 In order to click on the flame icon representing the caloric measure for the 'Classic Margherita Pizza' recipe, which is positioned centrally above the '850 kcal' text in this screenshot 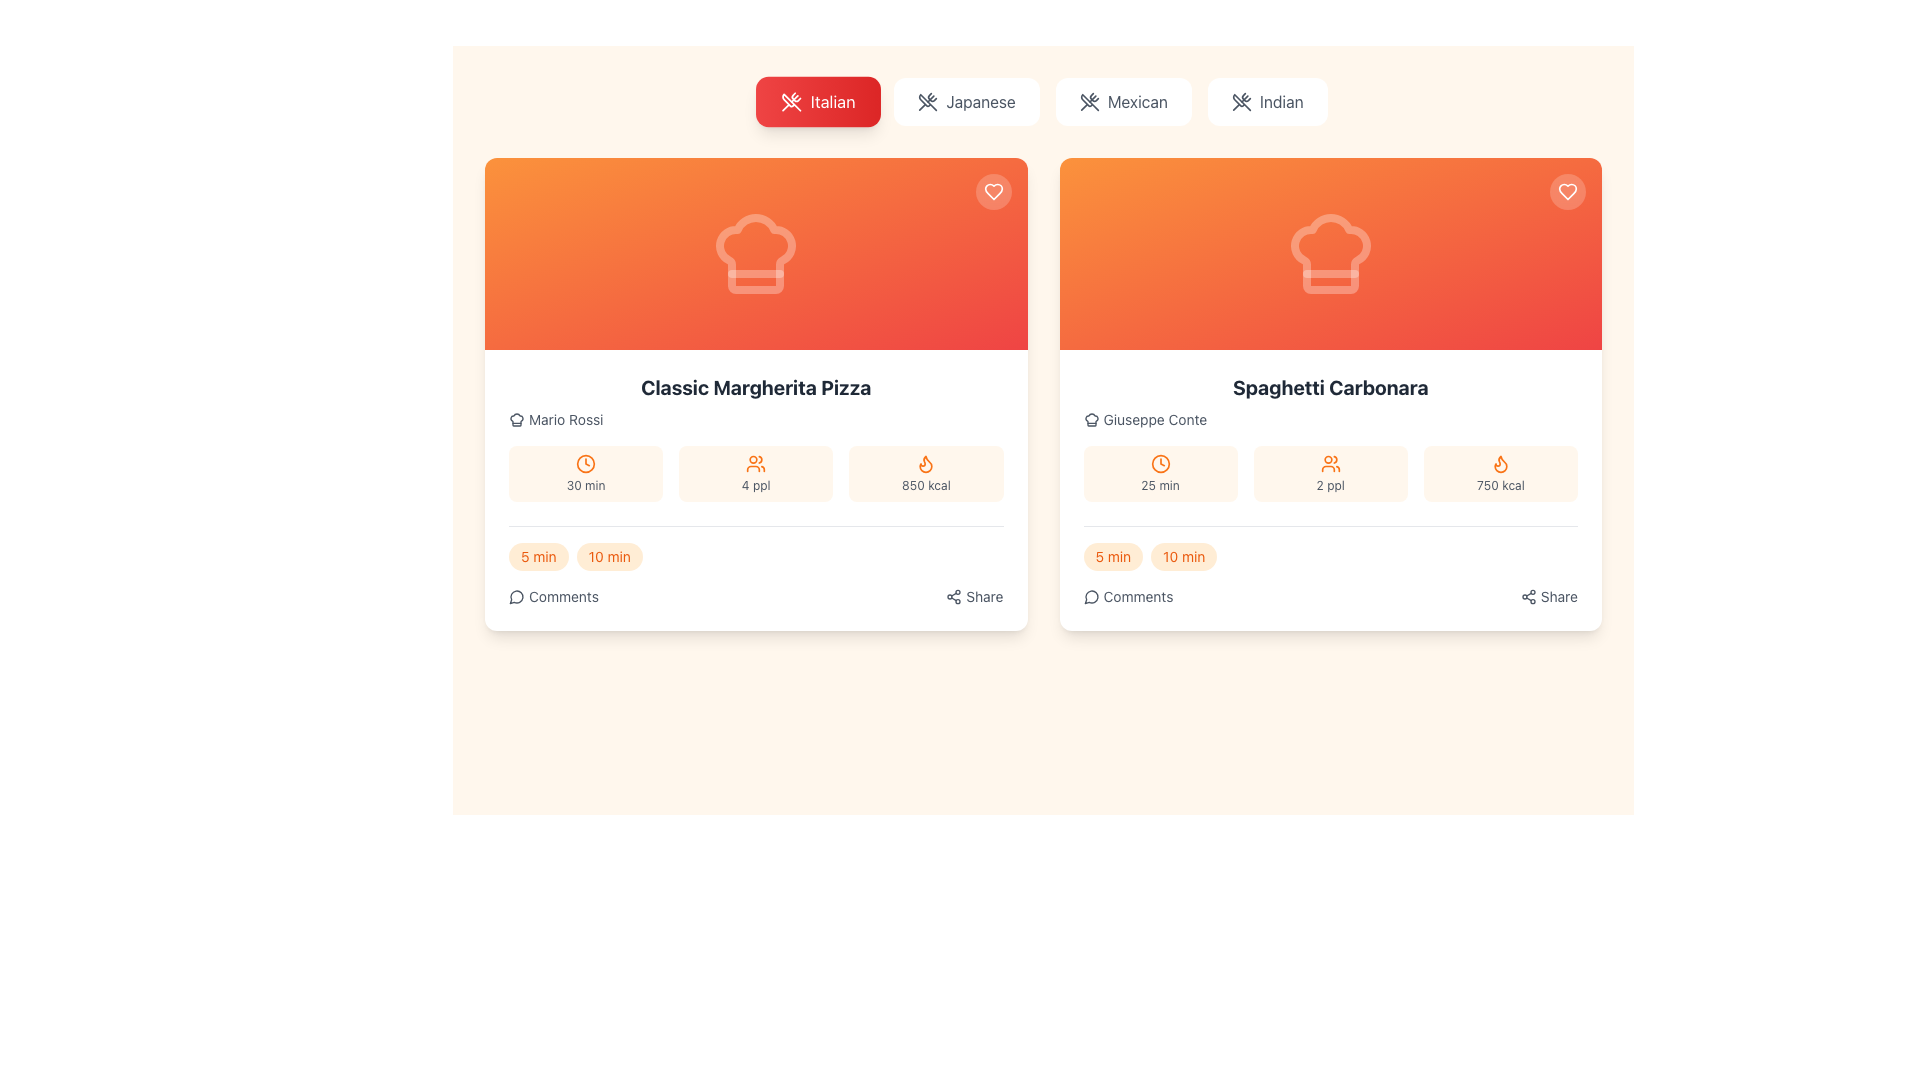, I will do `click(925, 463)`.